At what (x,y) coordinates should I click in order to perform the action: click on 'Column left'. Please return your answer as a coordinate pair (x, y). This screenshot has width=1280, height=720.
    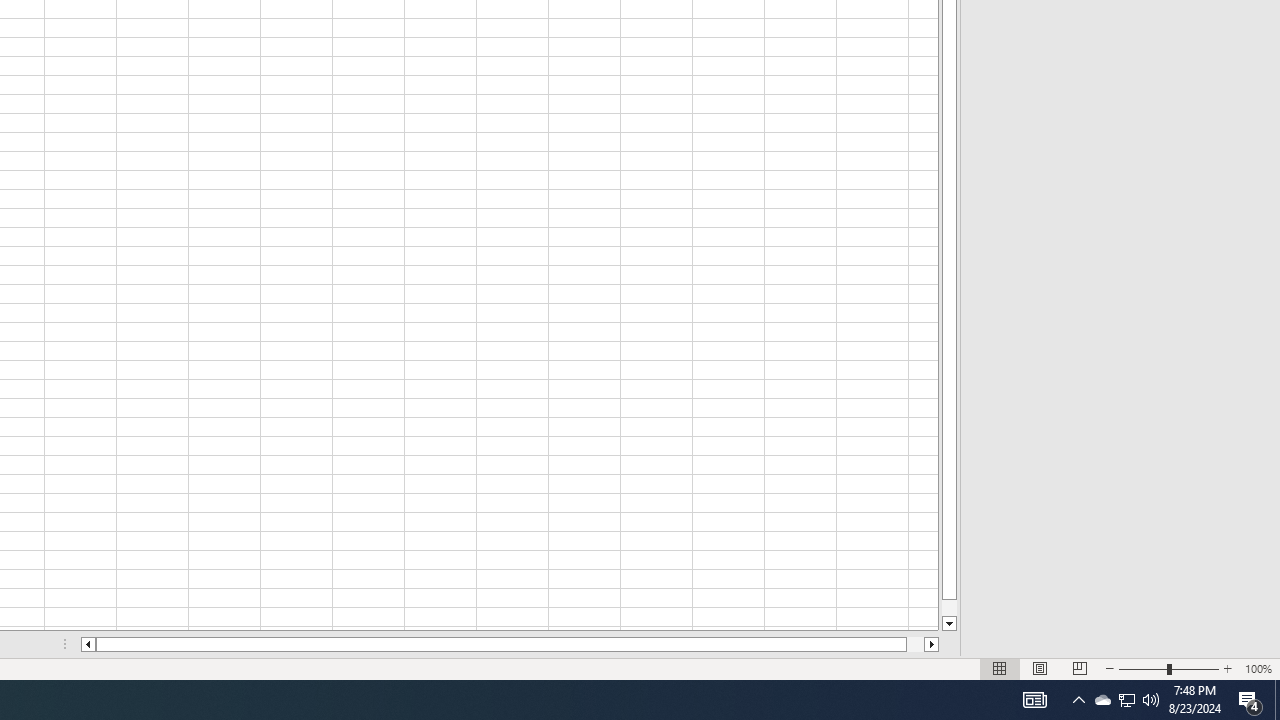
    Looking at the image, I should click on (86, 644).